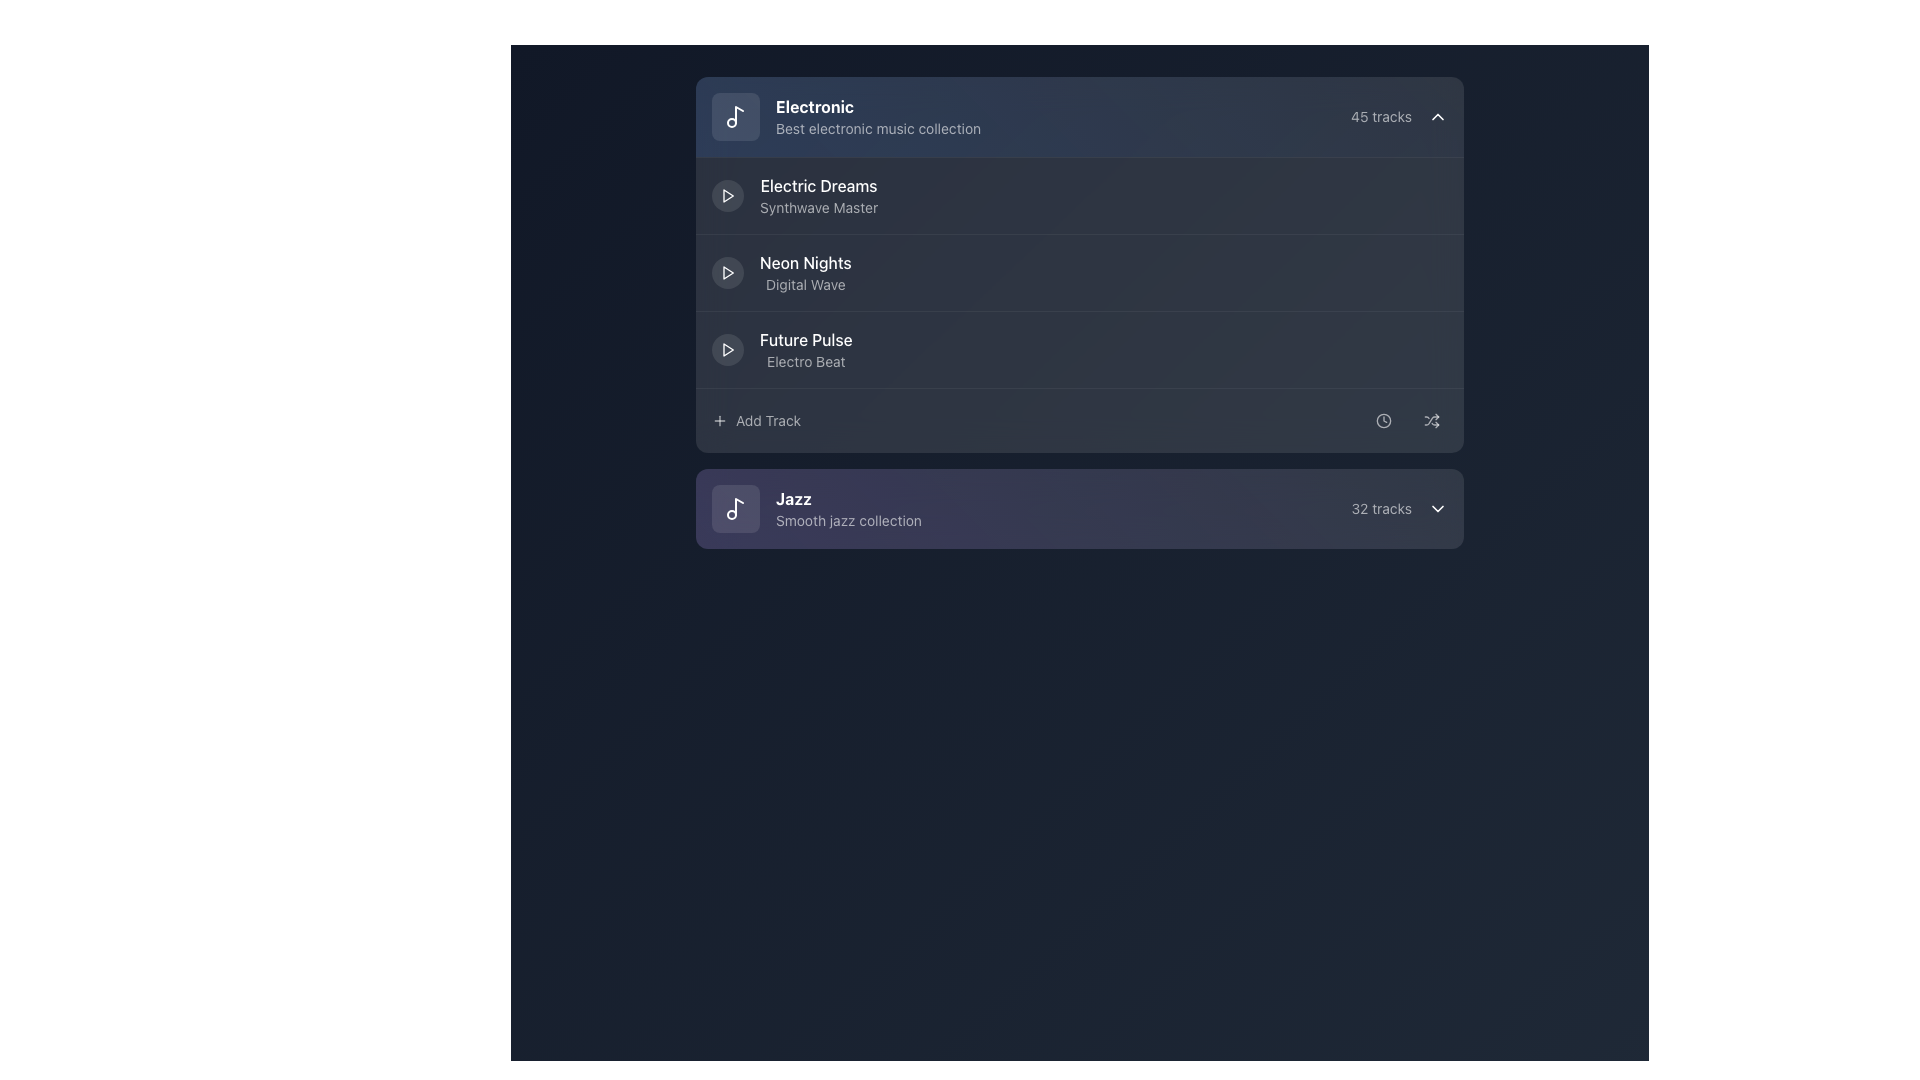 Image resolution: width=1920 pixels, height=1080 pixels. I want to click on the context menu activator button located at the far right of the 'Neon Nights' playlist row, so click(1430, 273).